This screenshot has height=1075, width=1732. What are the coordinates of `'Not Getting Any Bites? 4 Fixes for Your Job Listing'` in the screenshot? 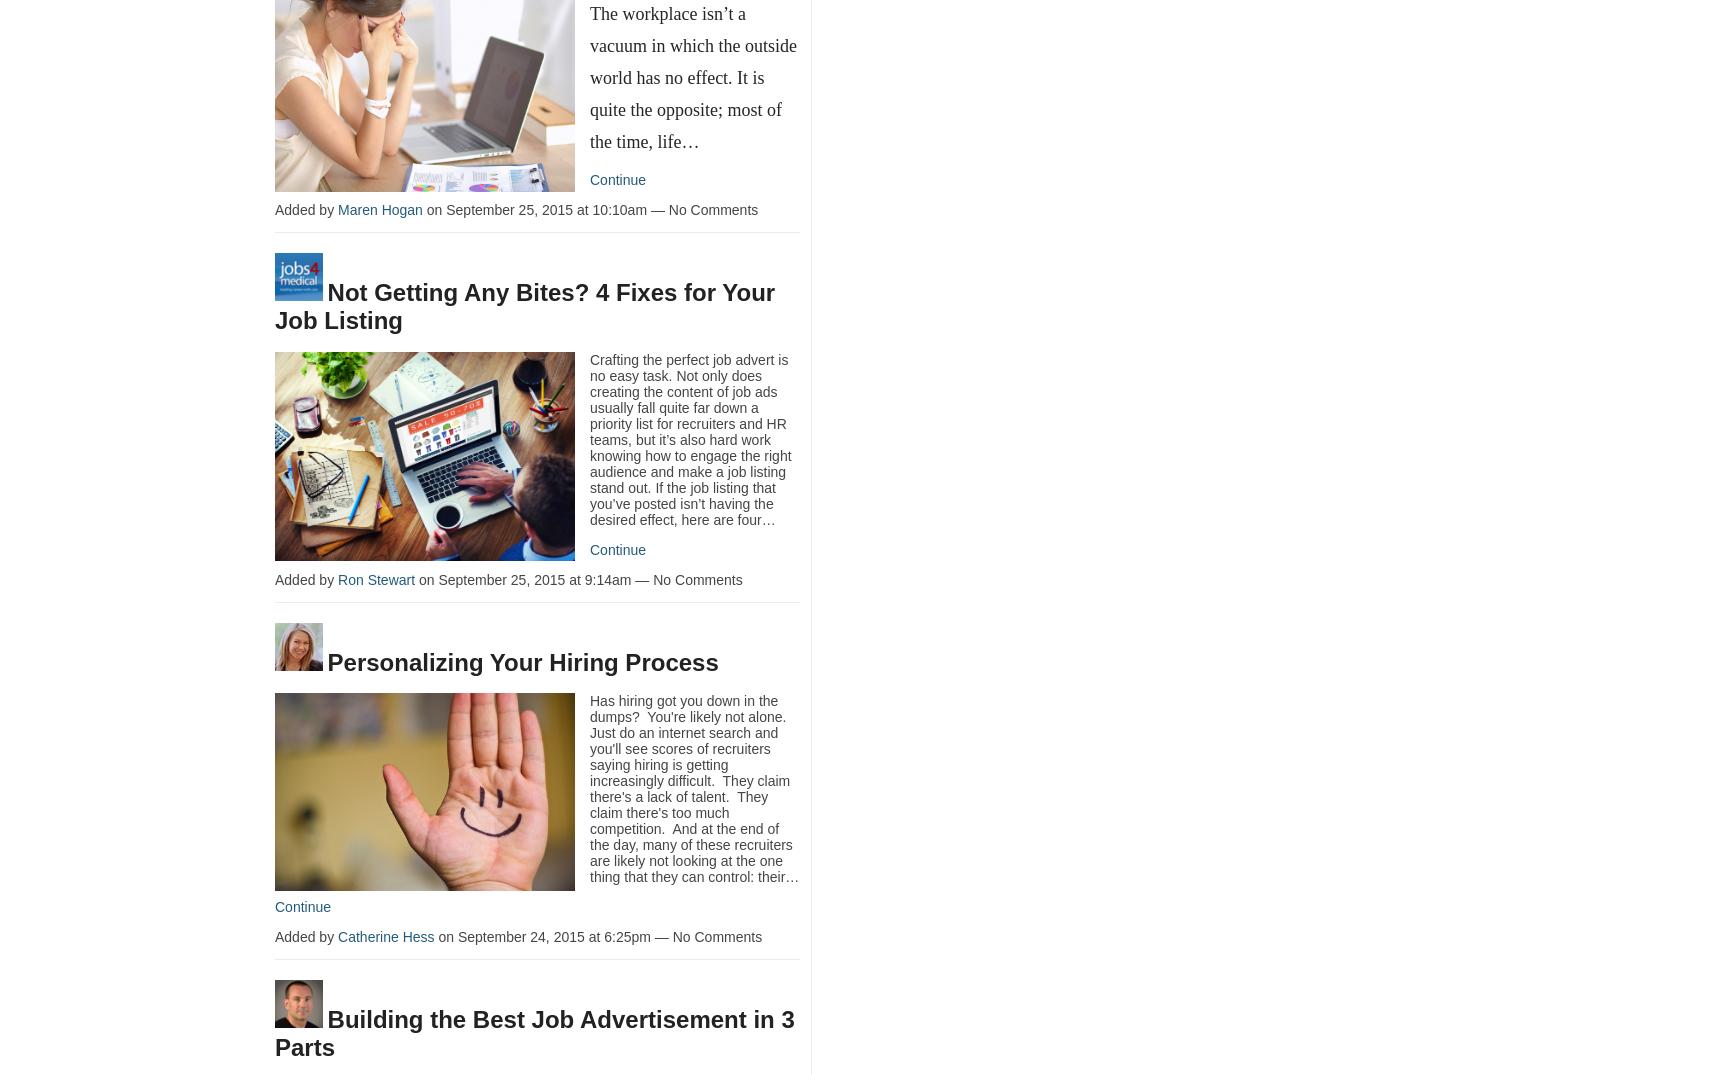 It's located at (524, 305).